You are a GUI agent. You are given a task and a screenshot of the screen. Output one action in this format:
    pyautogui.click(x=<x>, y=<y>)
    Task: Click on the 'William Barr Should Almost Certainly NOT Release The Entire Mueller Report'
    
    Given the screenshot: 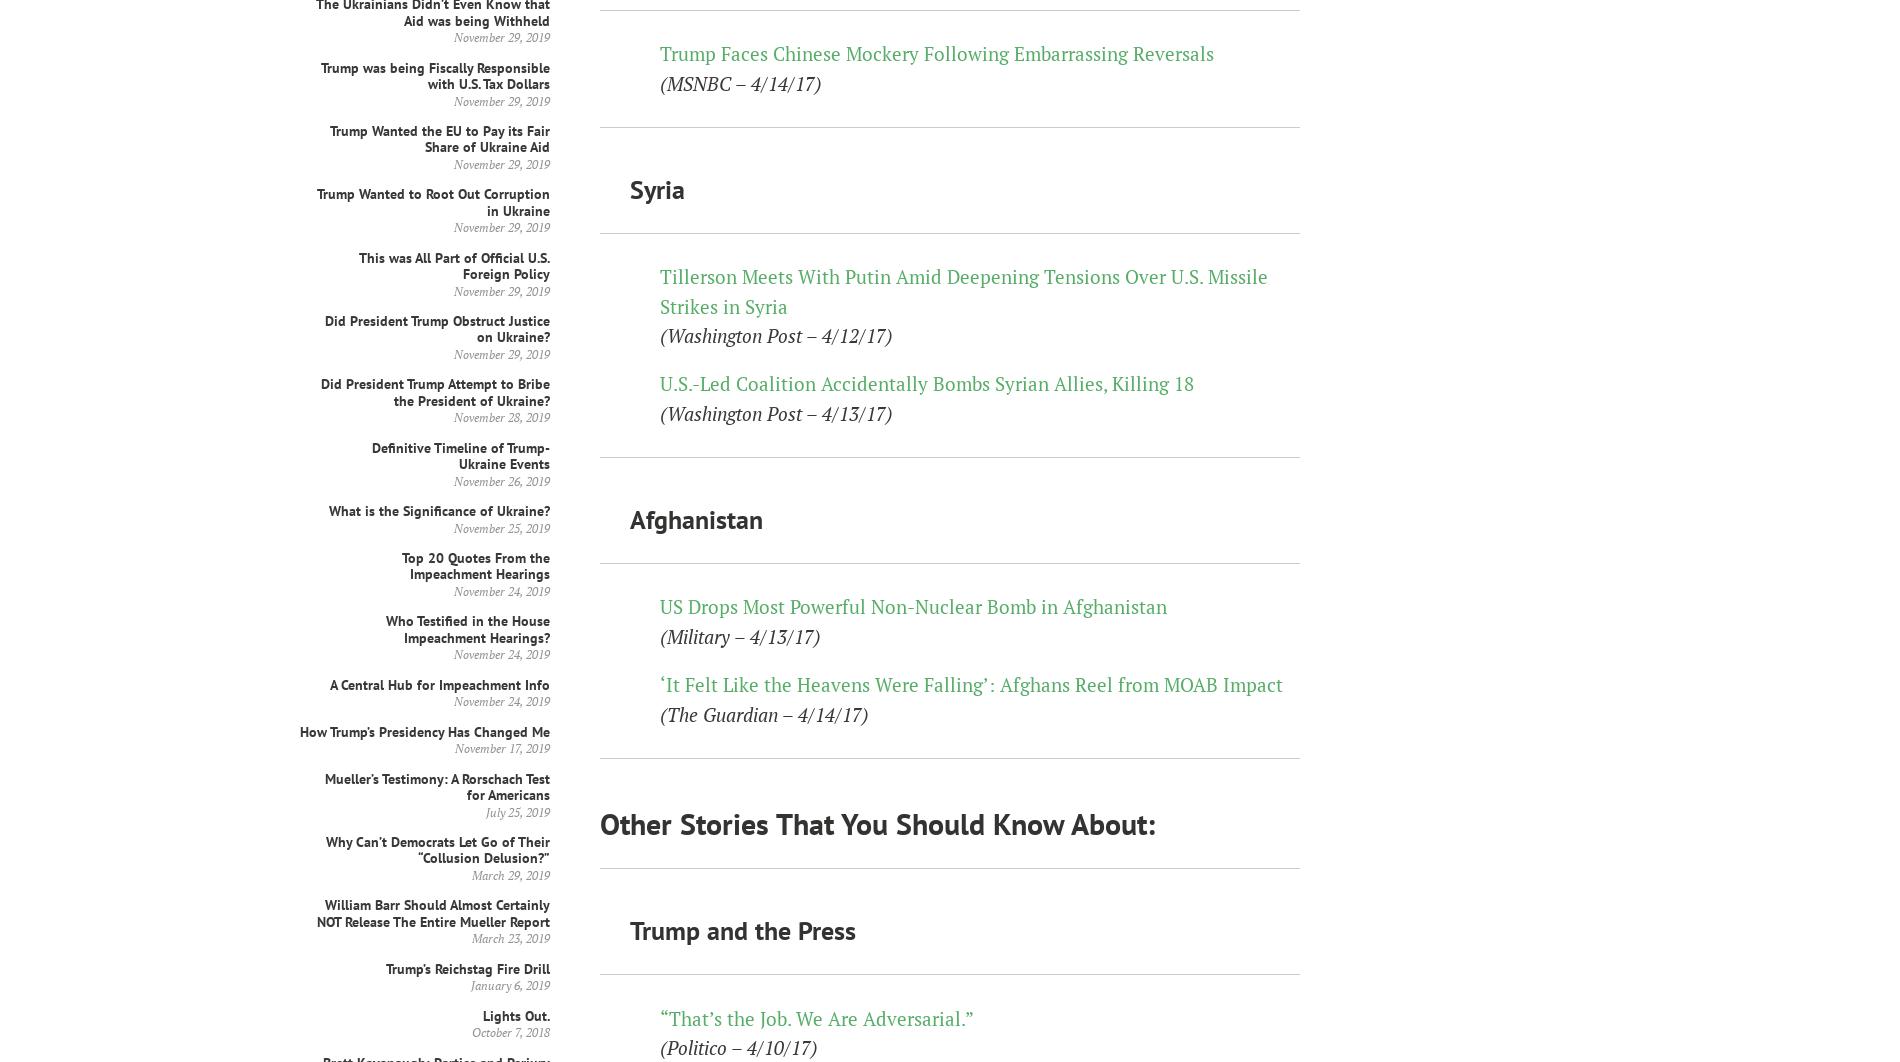 What is the action you would take?
    pyautogui.click(x=432, y=911)
    